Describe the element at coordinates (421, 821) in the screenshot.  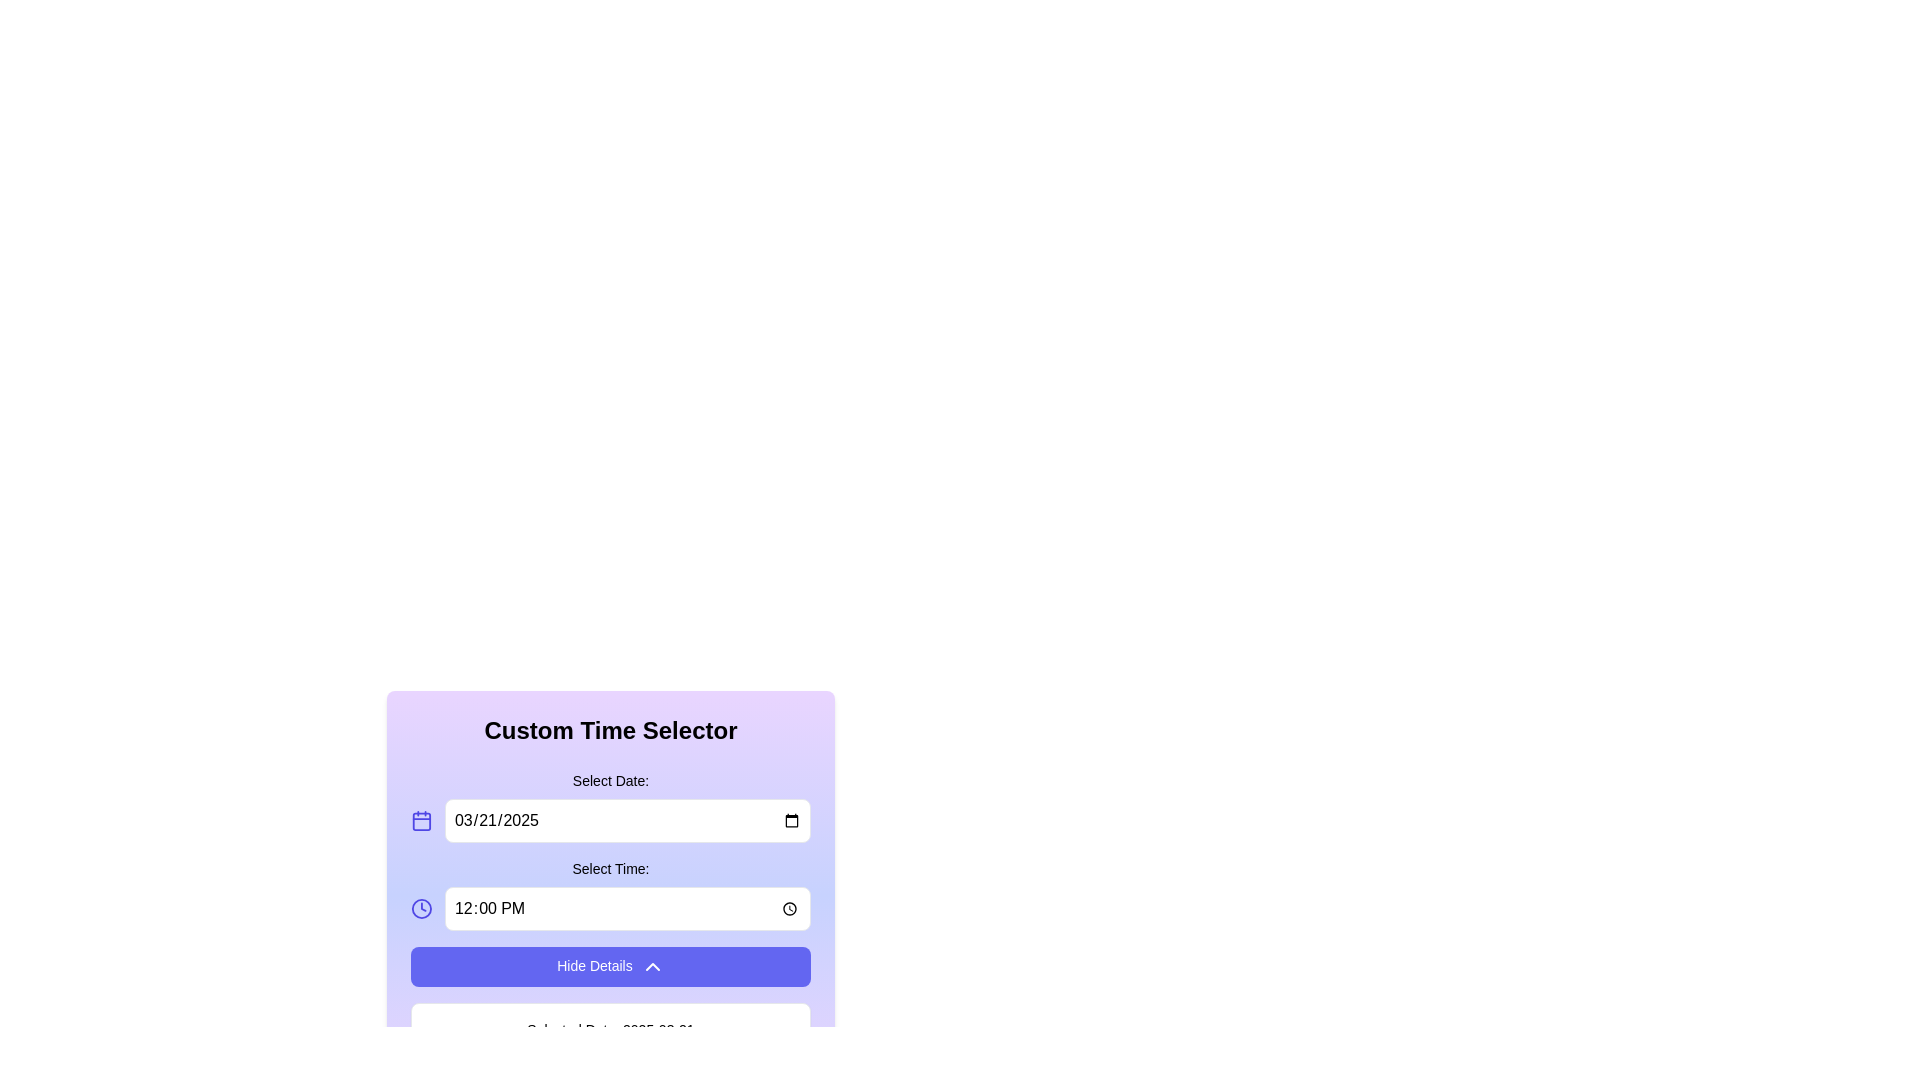
I see `the indigo calendar icon located at the top-left corner of the horizontal group in the 'Custom Time Selector' interface under the 'Select Date' label` at that location.